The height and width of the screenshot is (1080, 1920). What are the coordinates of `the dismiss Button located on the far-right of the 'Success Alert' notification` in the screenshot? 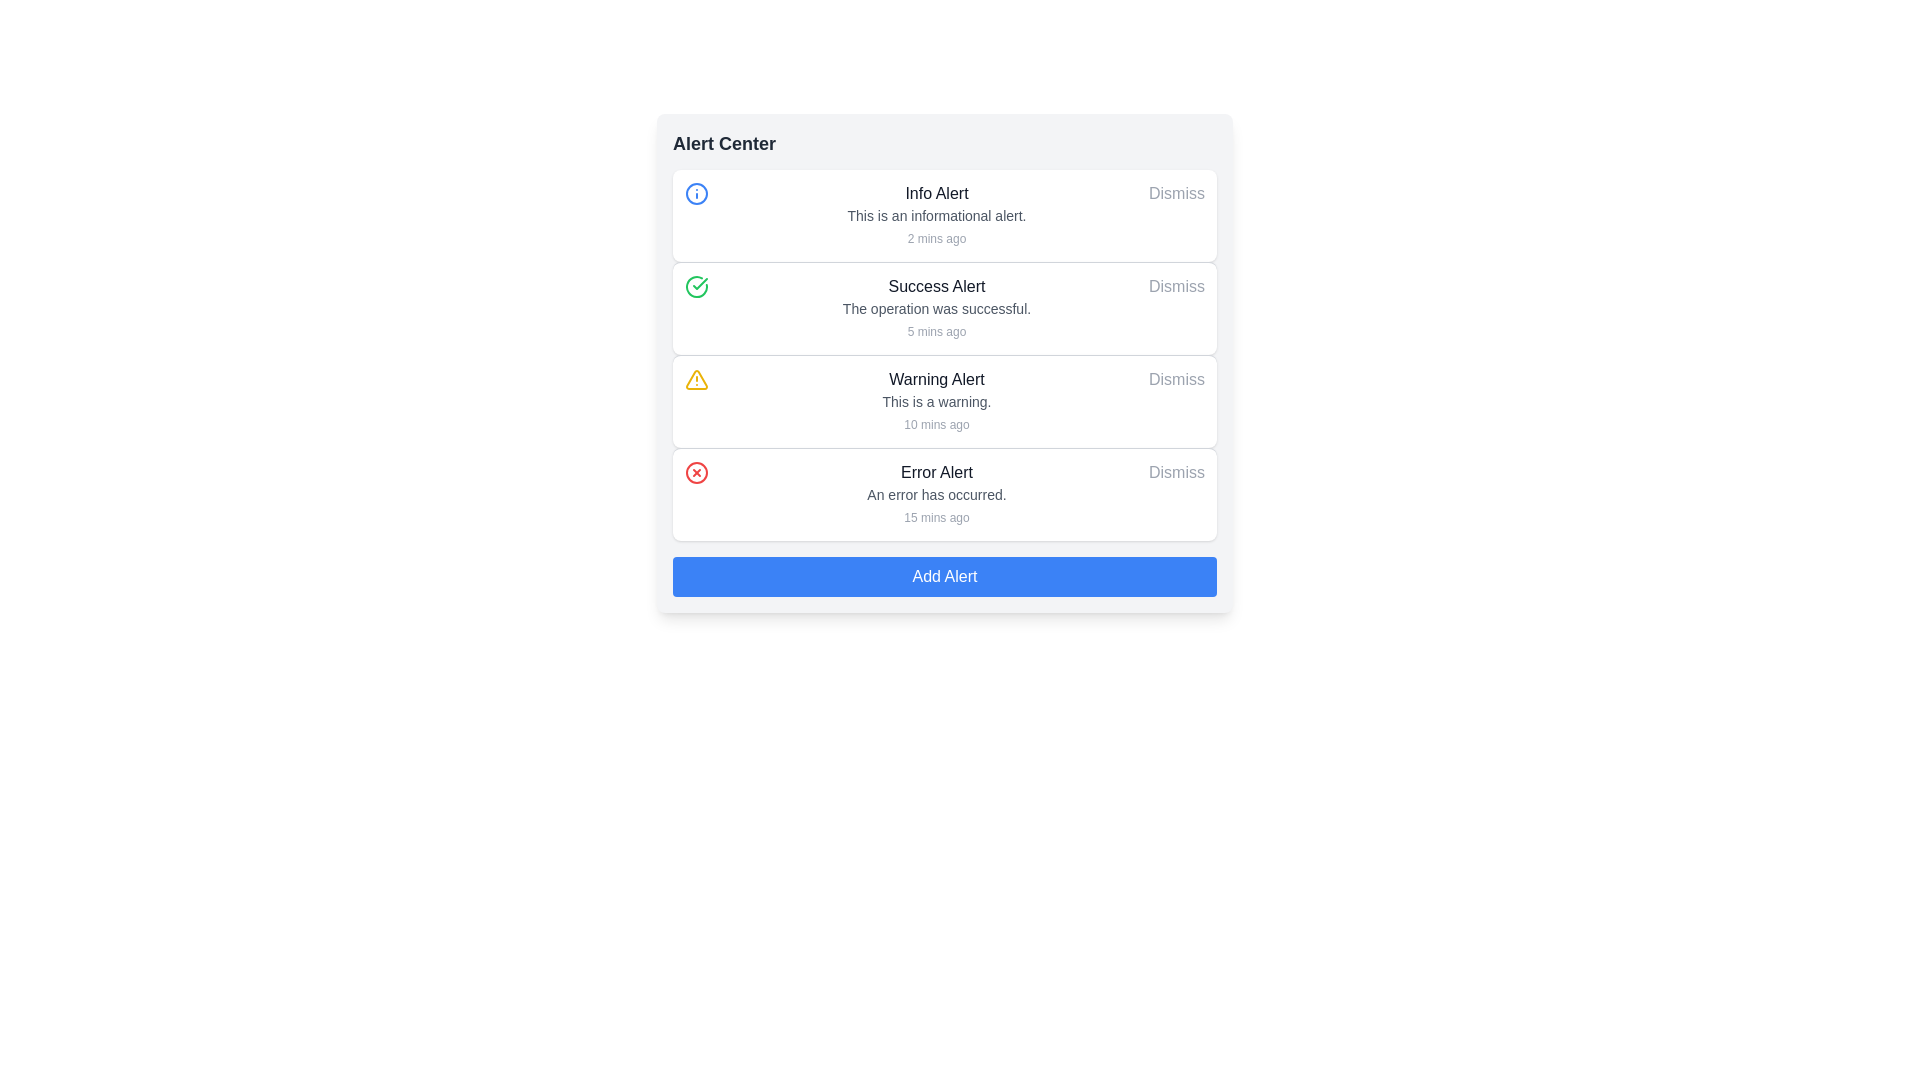 It's located at (1176, 286).